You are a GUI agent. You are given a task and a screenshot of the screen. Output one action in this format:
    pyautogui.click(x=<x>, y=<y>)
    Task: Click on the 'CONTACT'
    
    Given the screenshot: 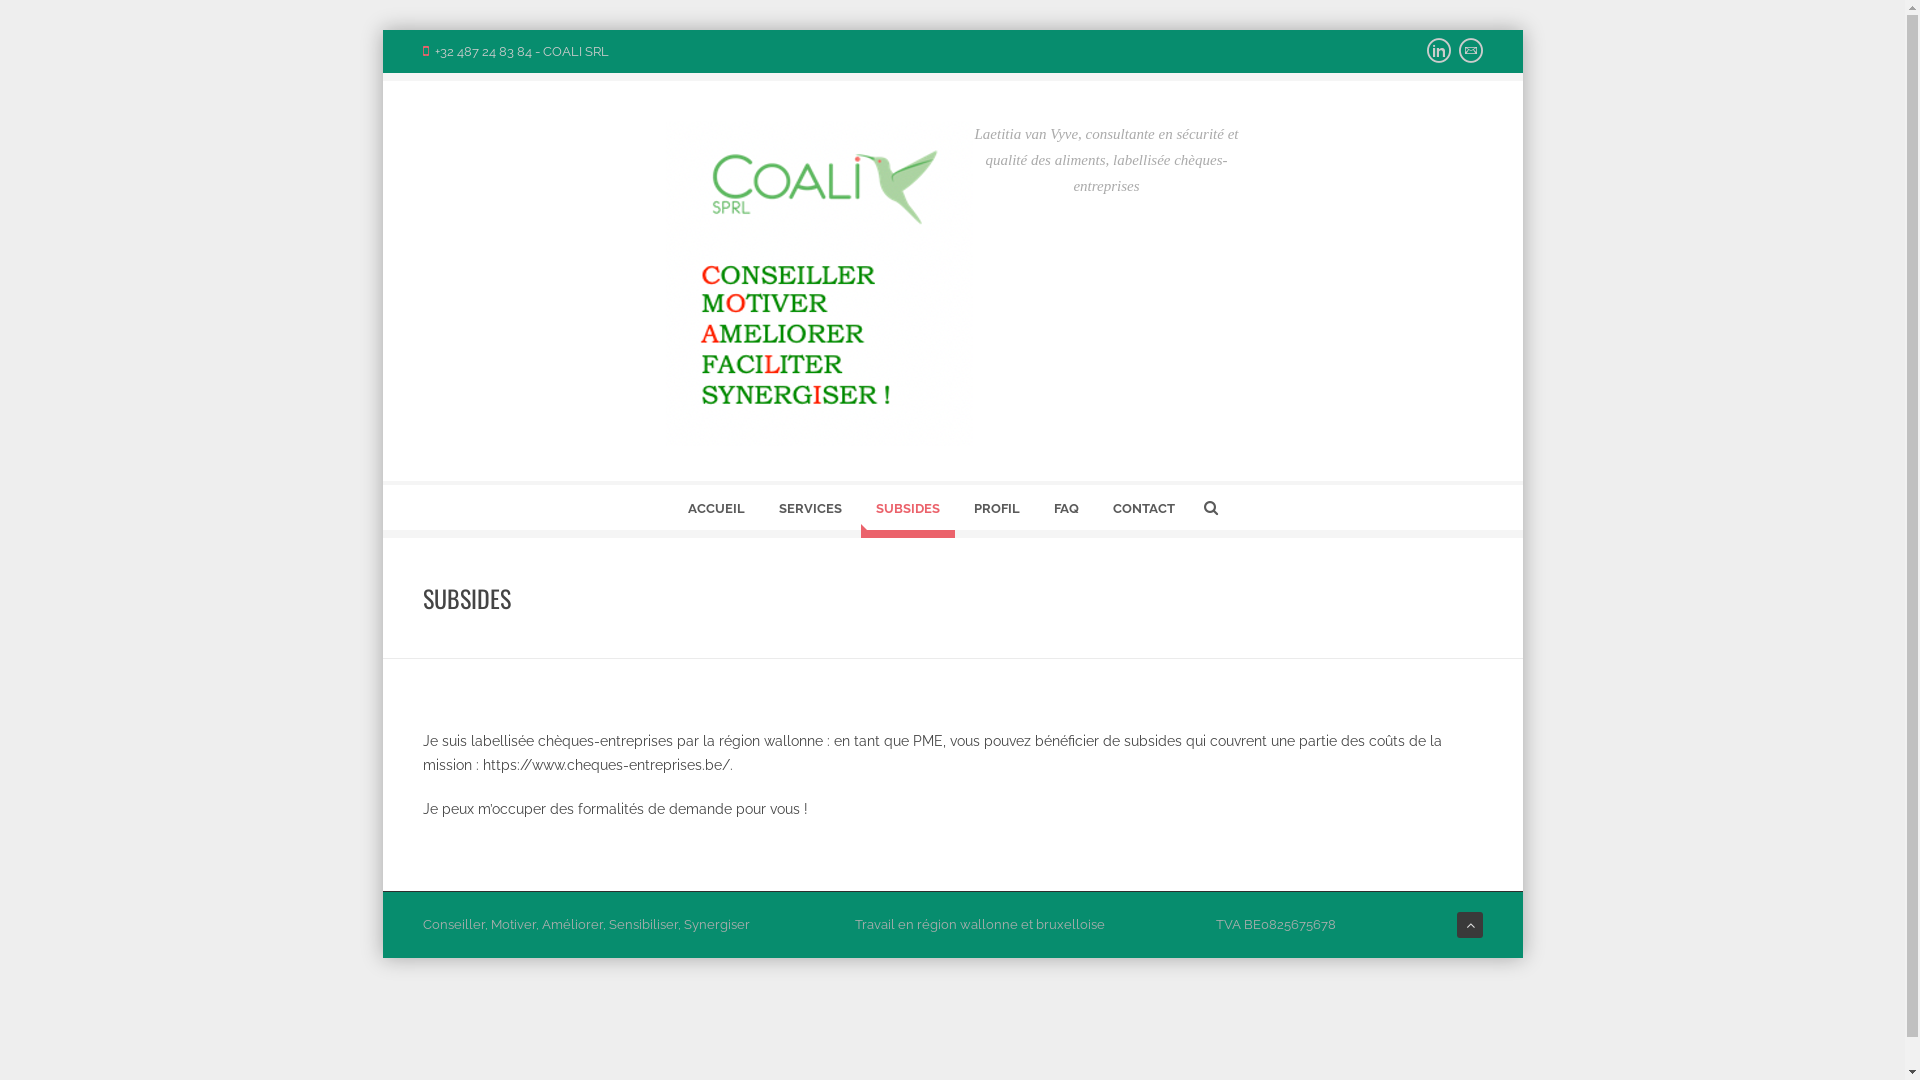 What is the action you would take?
    pyautogui.click(x=1143, y=511)
    